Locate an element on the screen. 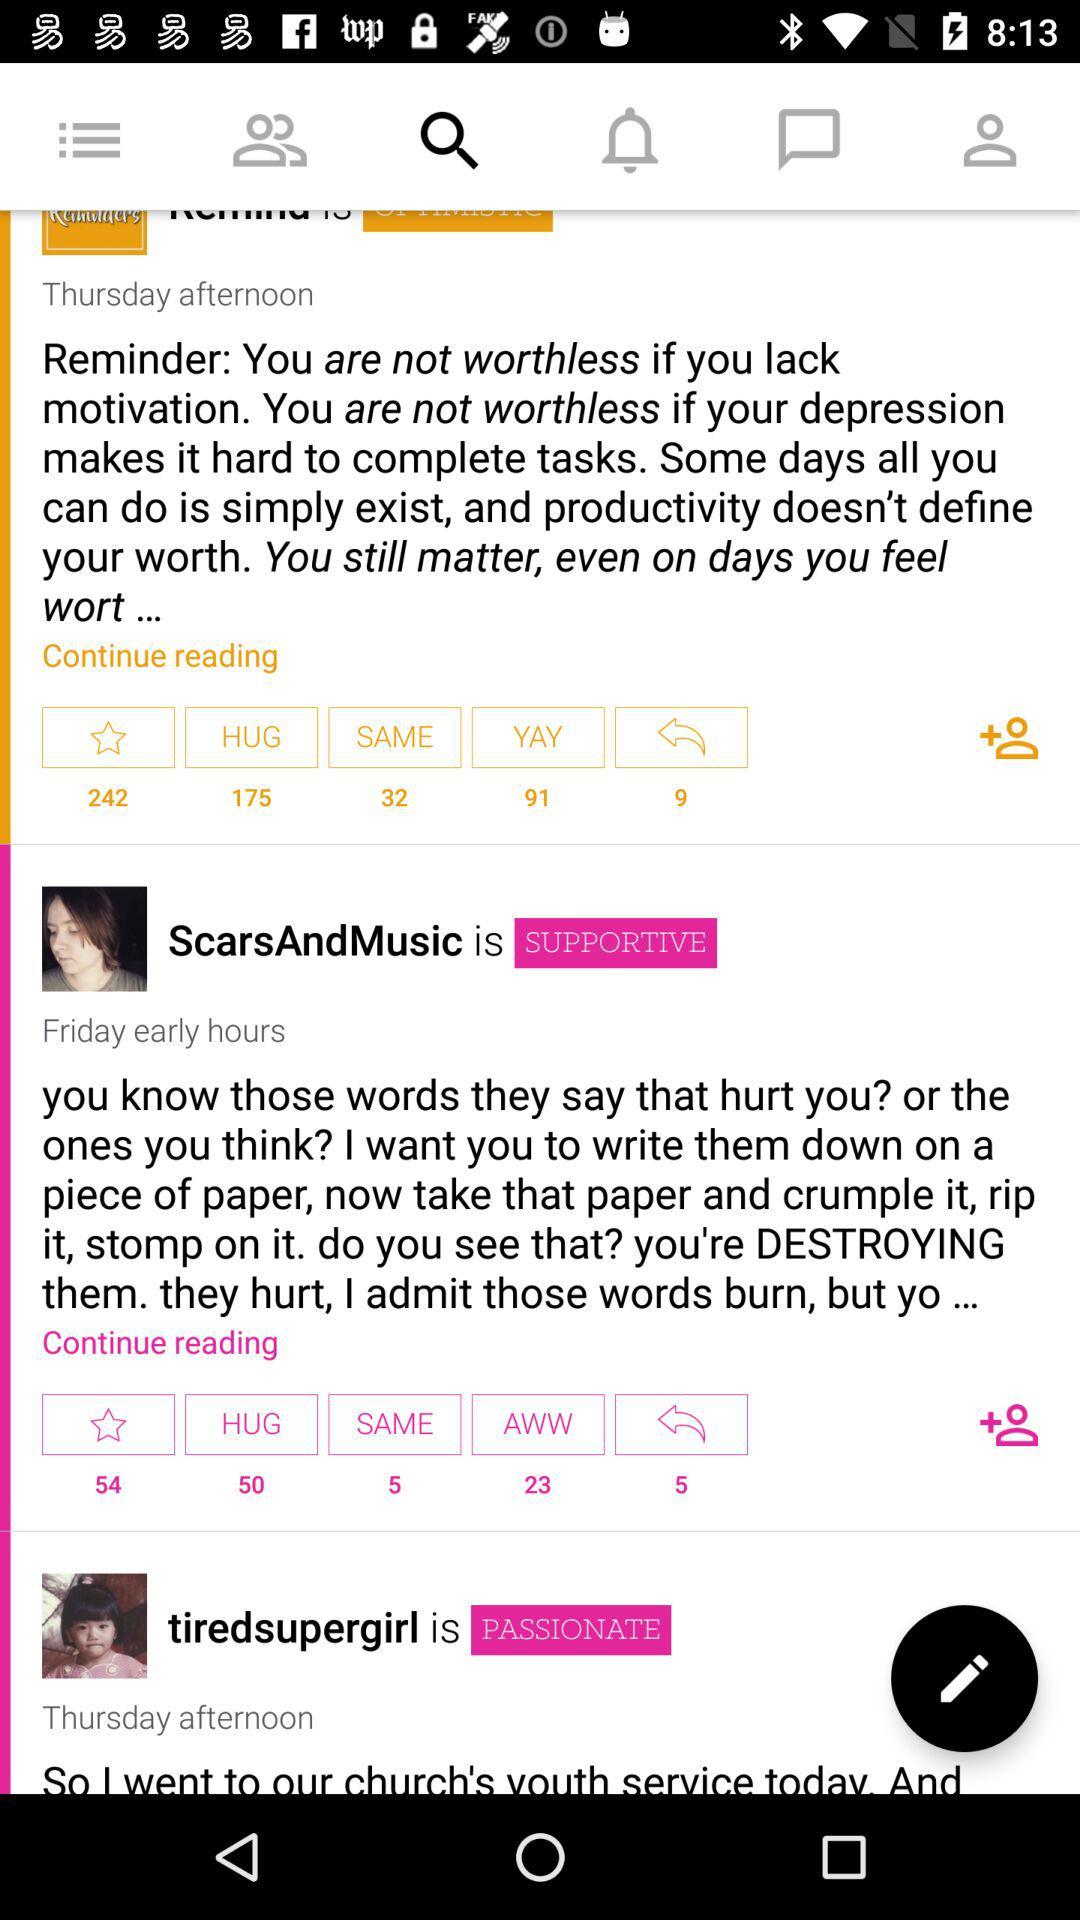 The height and width of the screenshot is (1920, 1080). write new message is located at coordinates (963, 1678).